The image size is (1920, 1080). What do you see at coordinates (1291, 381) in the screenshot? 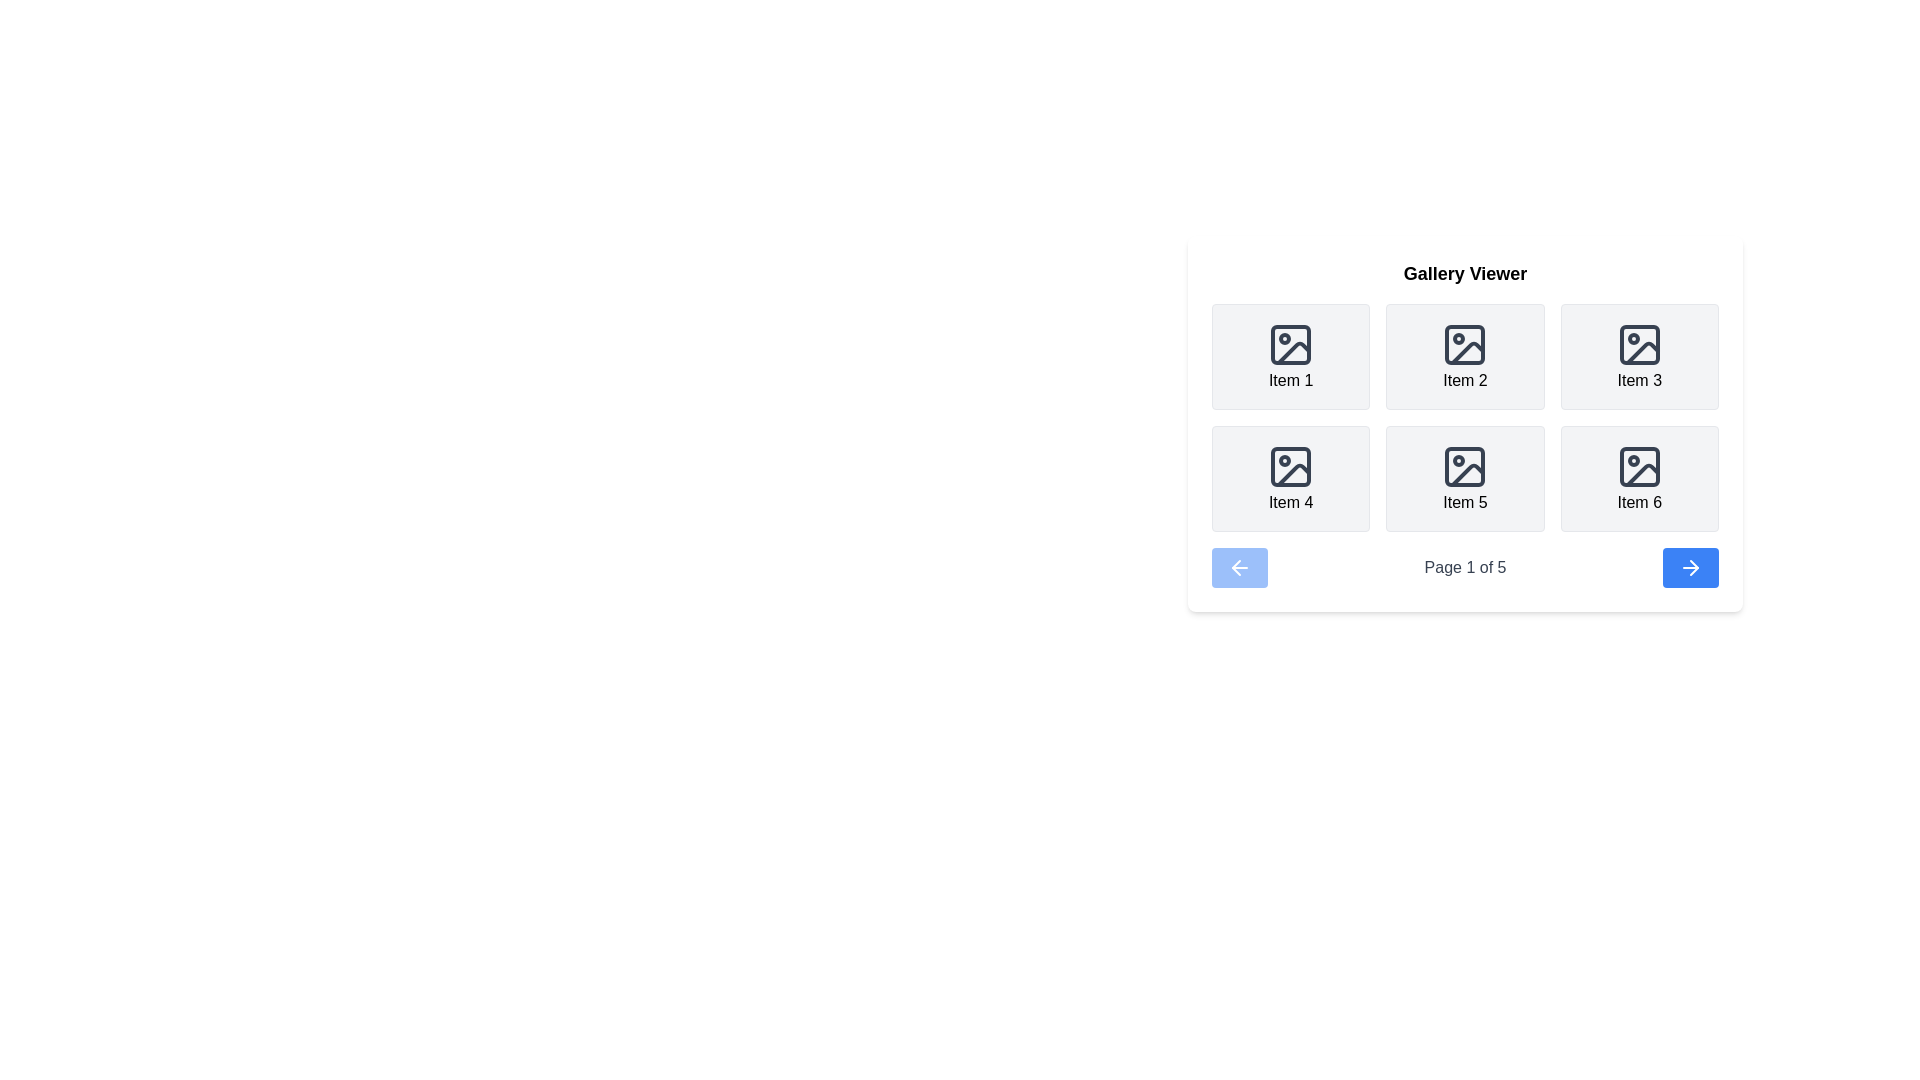
I see `label element that provides textual identification for the associated icon above it, located in the first position of a grid layout in the gallery viewer` at bounding box center [1291, 381].